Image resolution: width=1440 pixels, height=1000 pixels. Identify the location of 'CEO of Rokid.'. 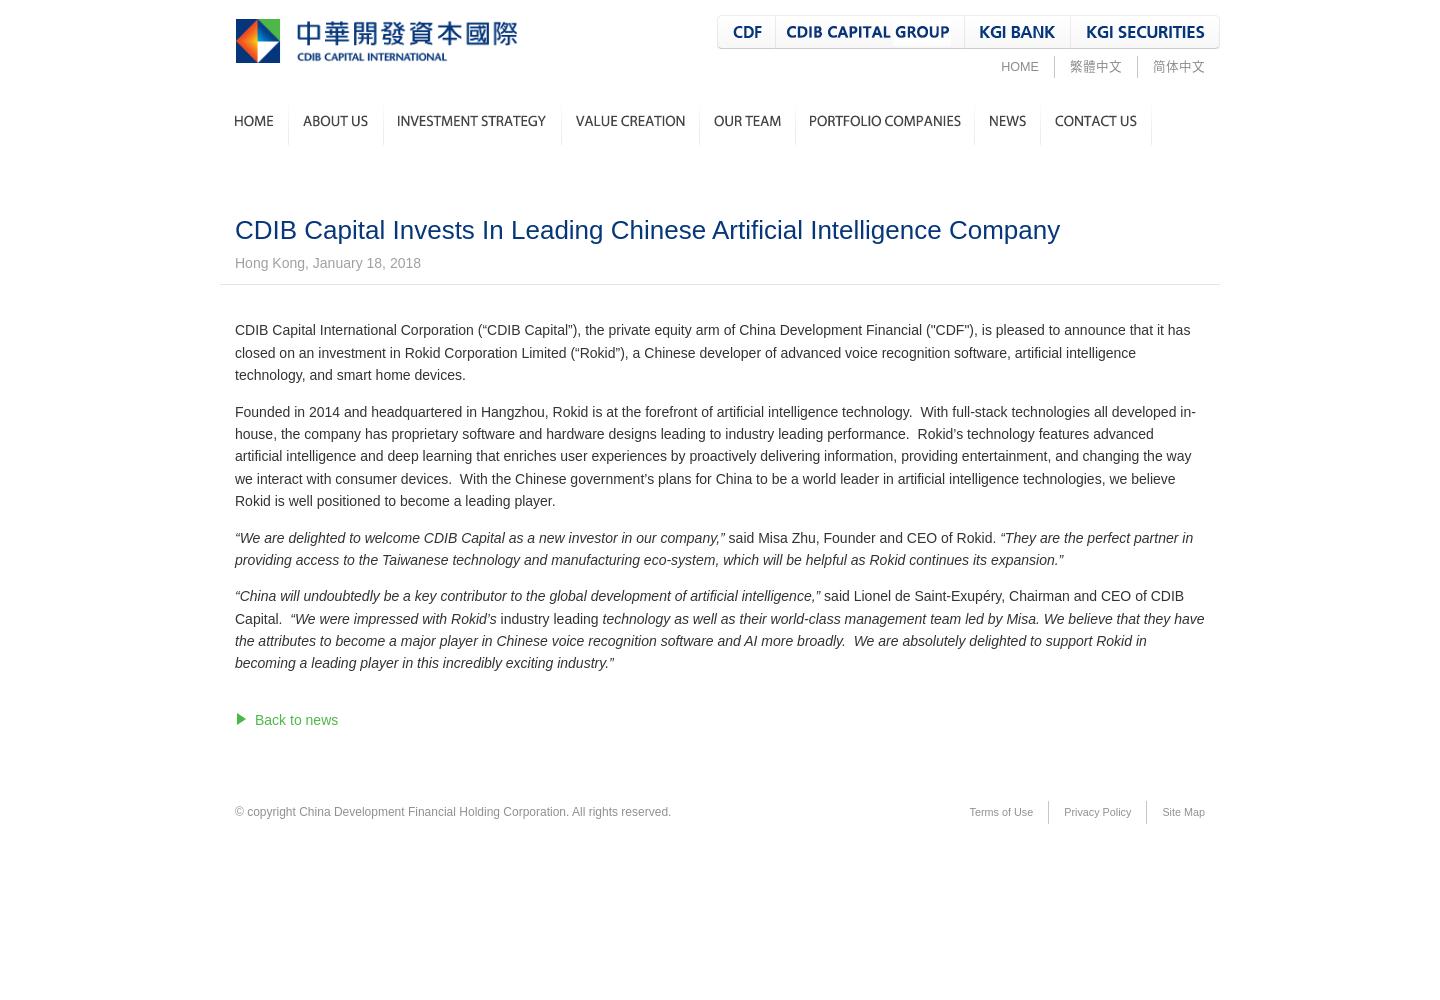
(950, 537).